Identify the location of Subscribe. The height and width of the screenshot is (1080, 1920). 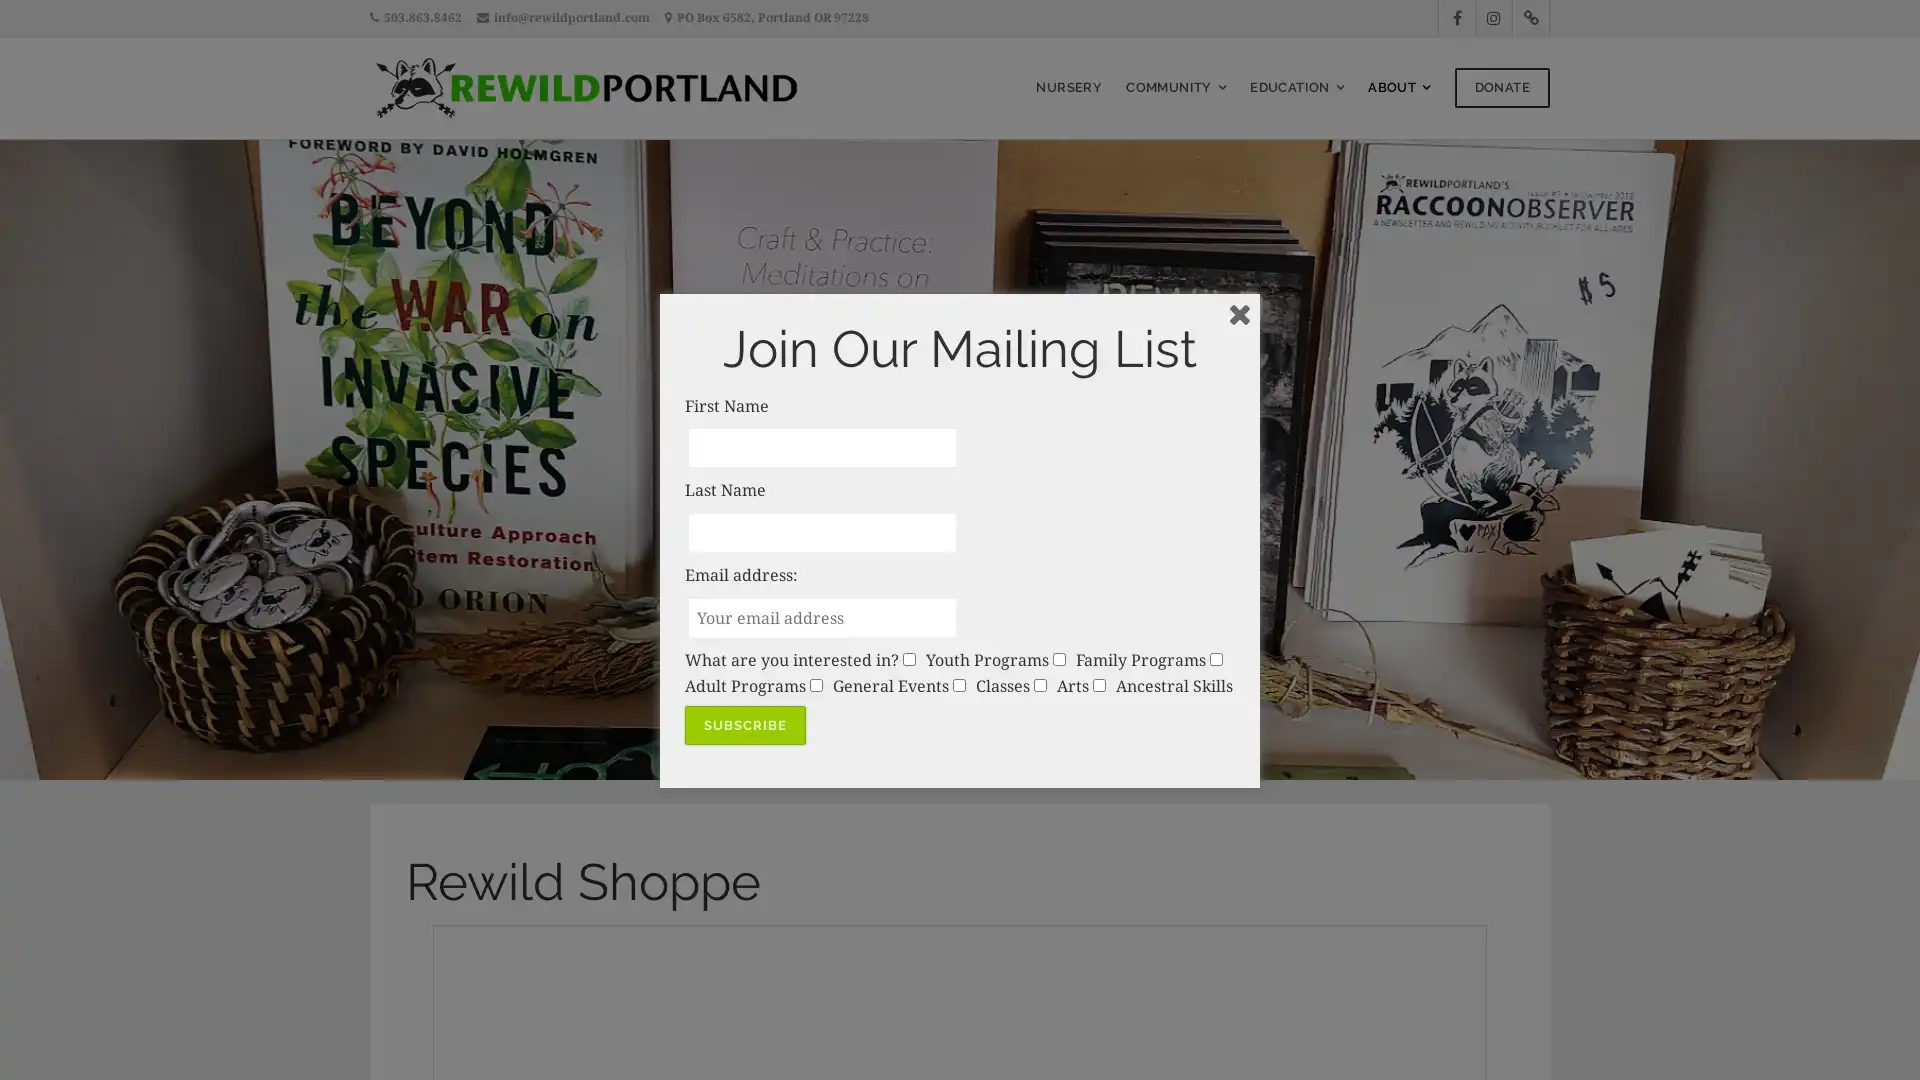
(744, 725).